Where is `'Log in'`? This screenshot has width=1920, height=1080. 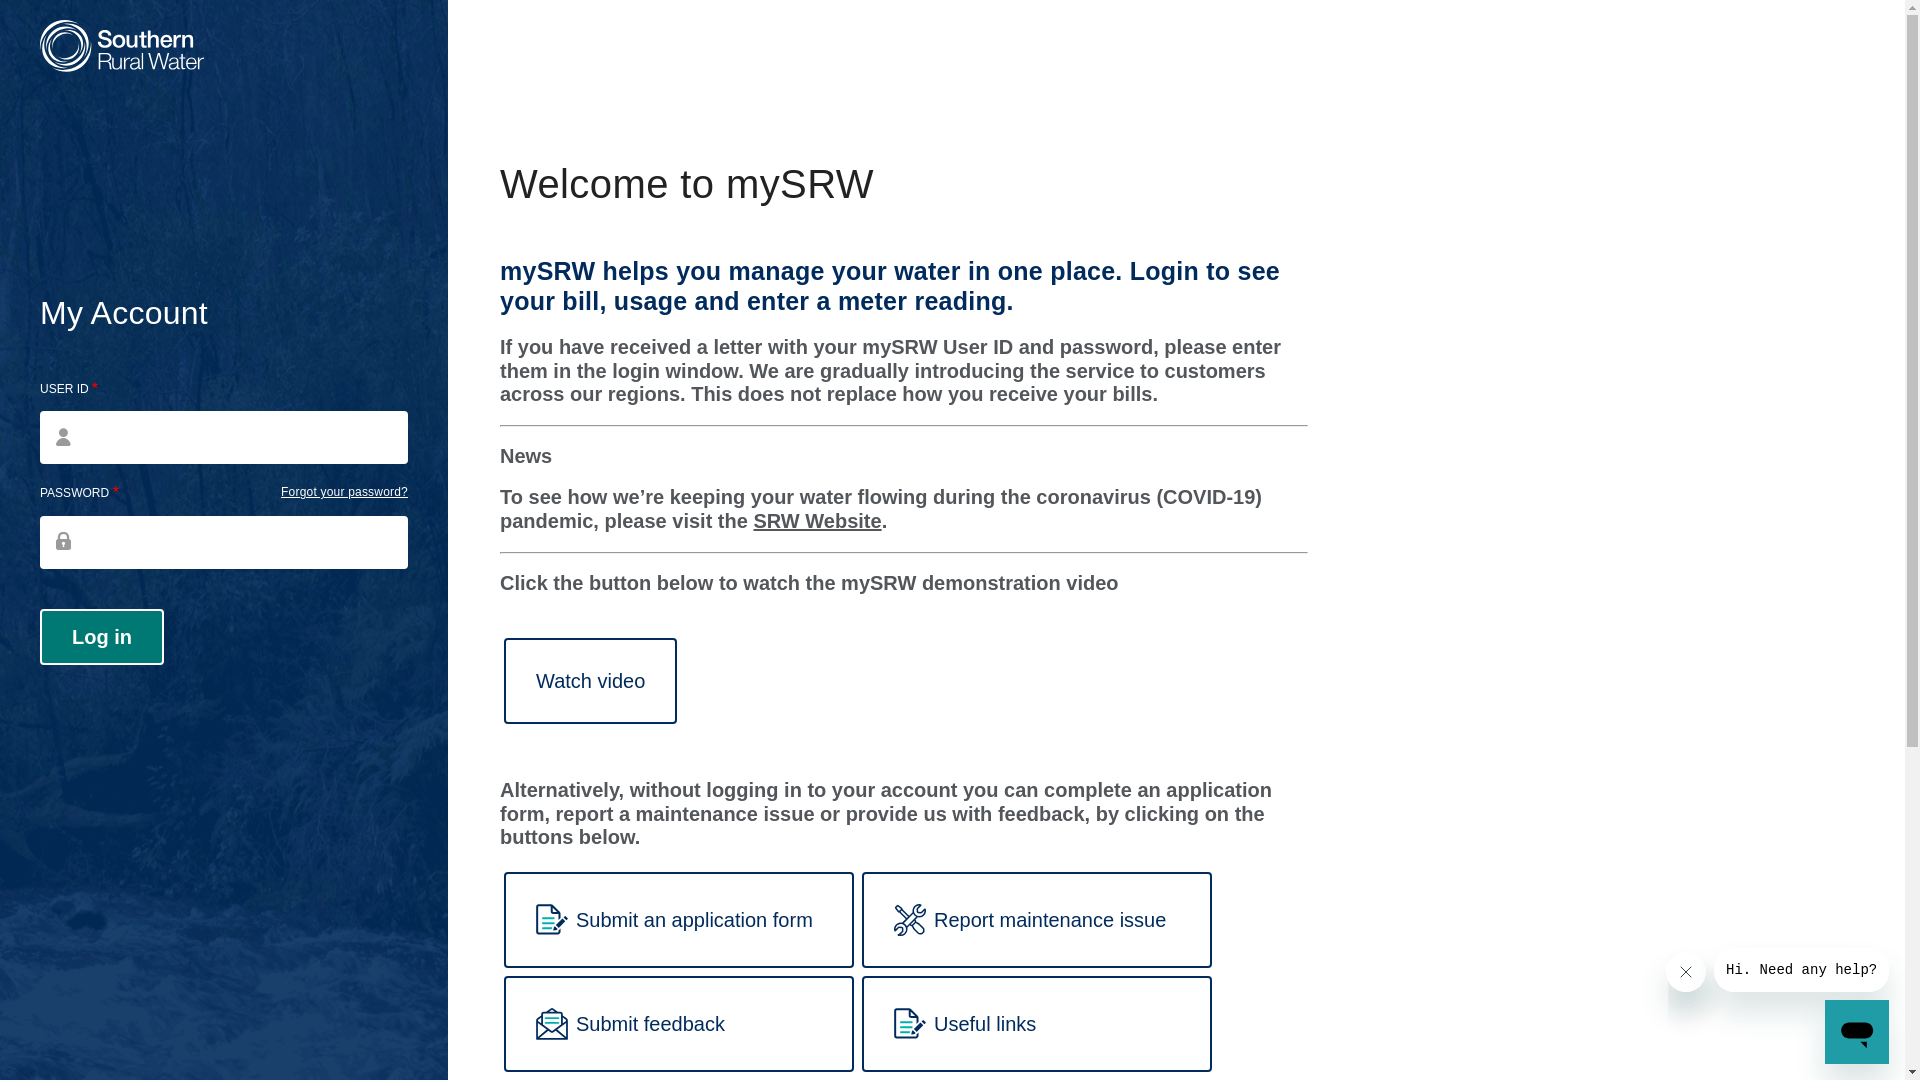 'Log in' is located at coordinates (100, 636).